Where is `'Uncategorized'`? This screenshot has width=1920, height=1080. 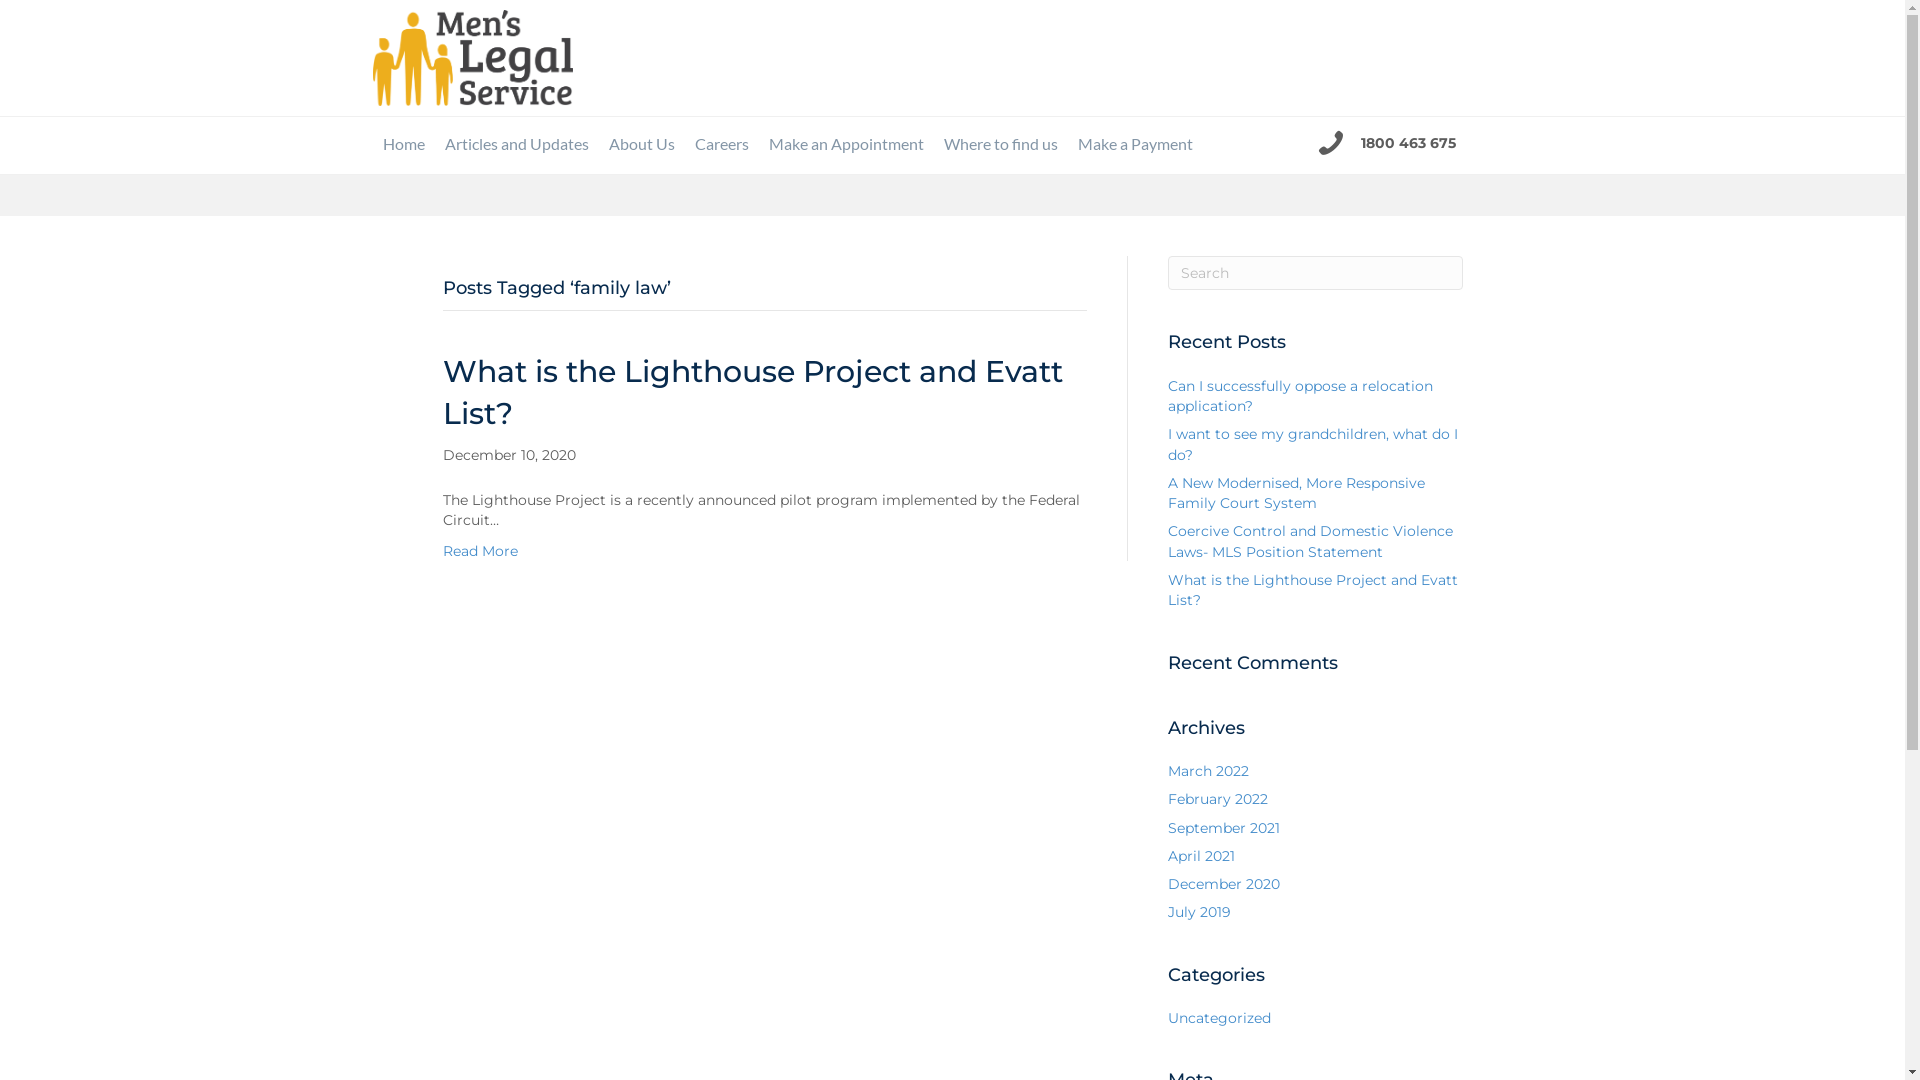 'Uncategorized' is located at coordinates (1218, 1018).